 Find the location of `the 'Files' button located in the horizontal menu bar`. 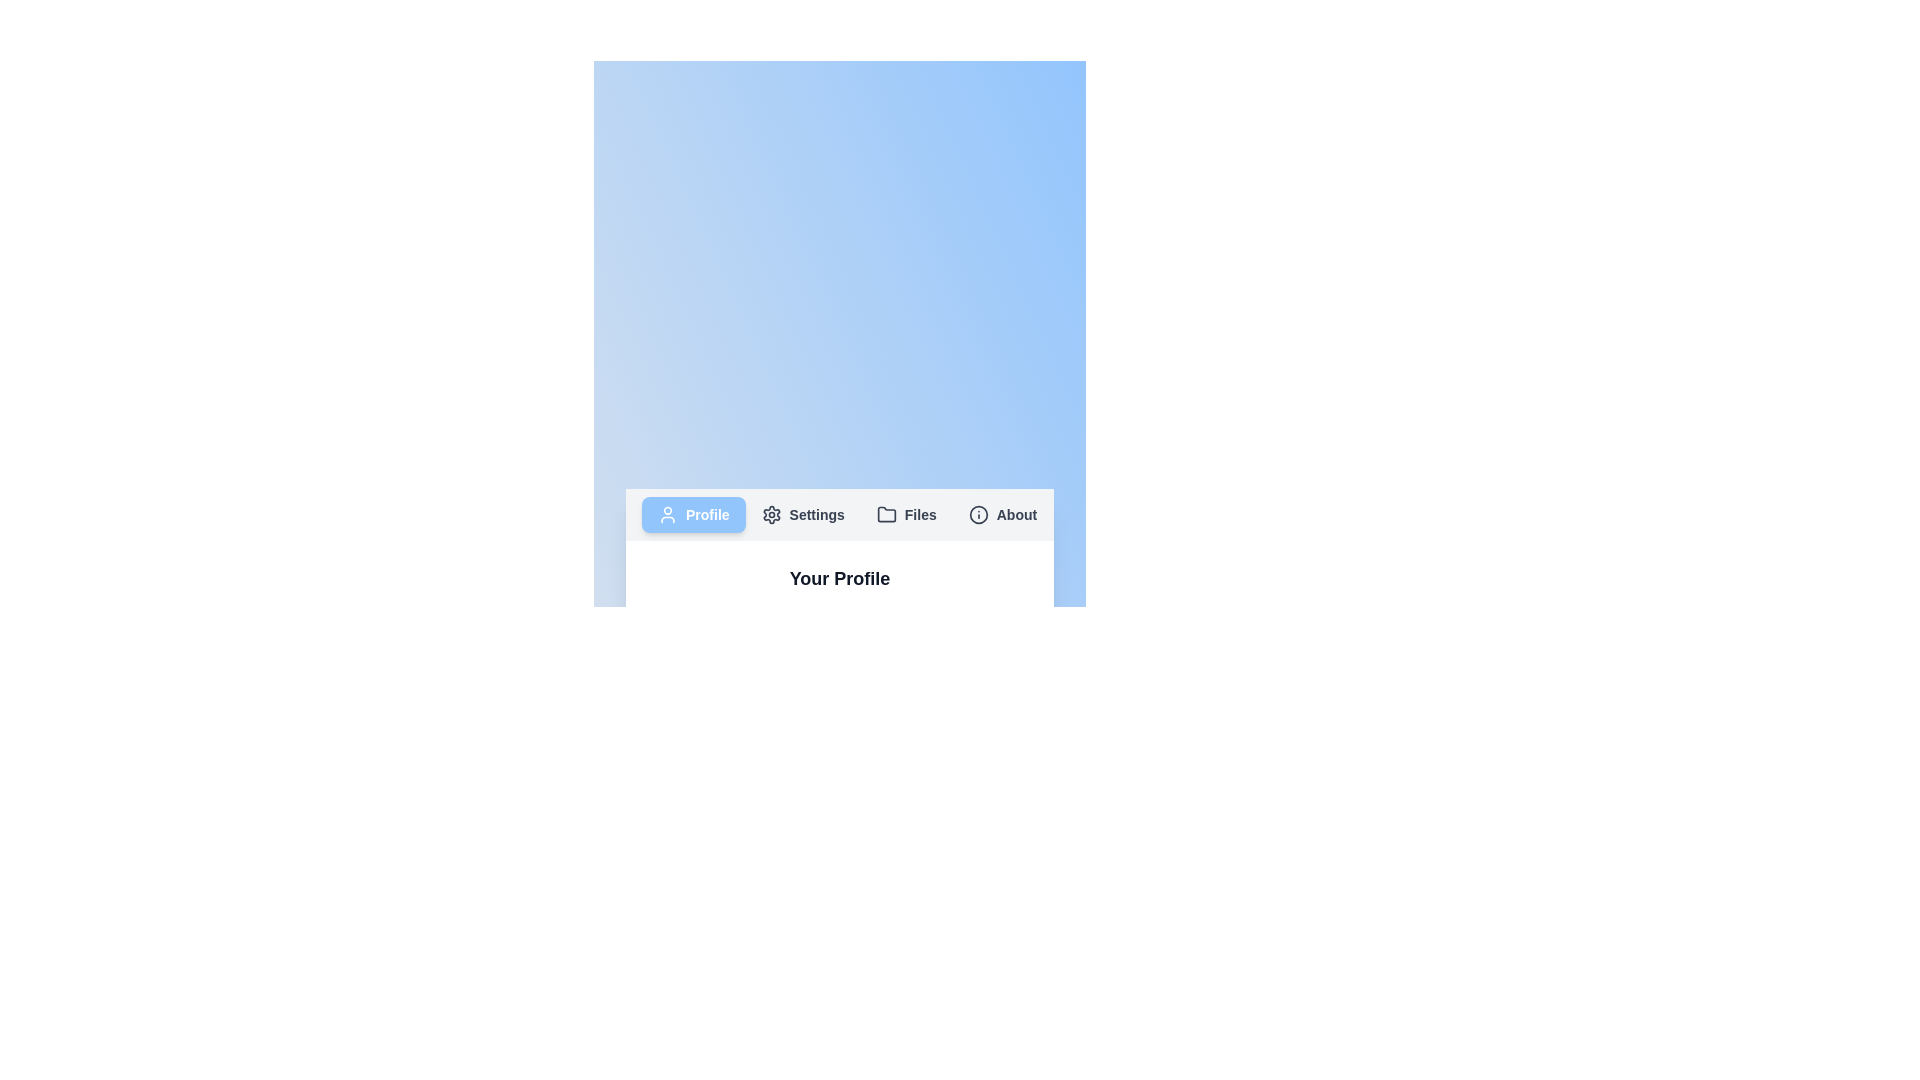

the 'Files' button located in the horizontal menu bar is located at coordinates (905, 514).